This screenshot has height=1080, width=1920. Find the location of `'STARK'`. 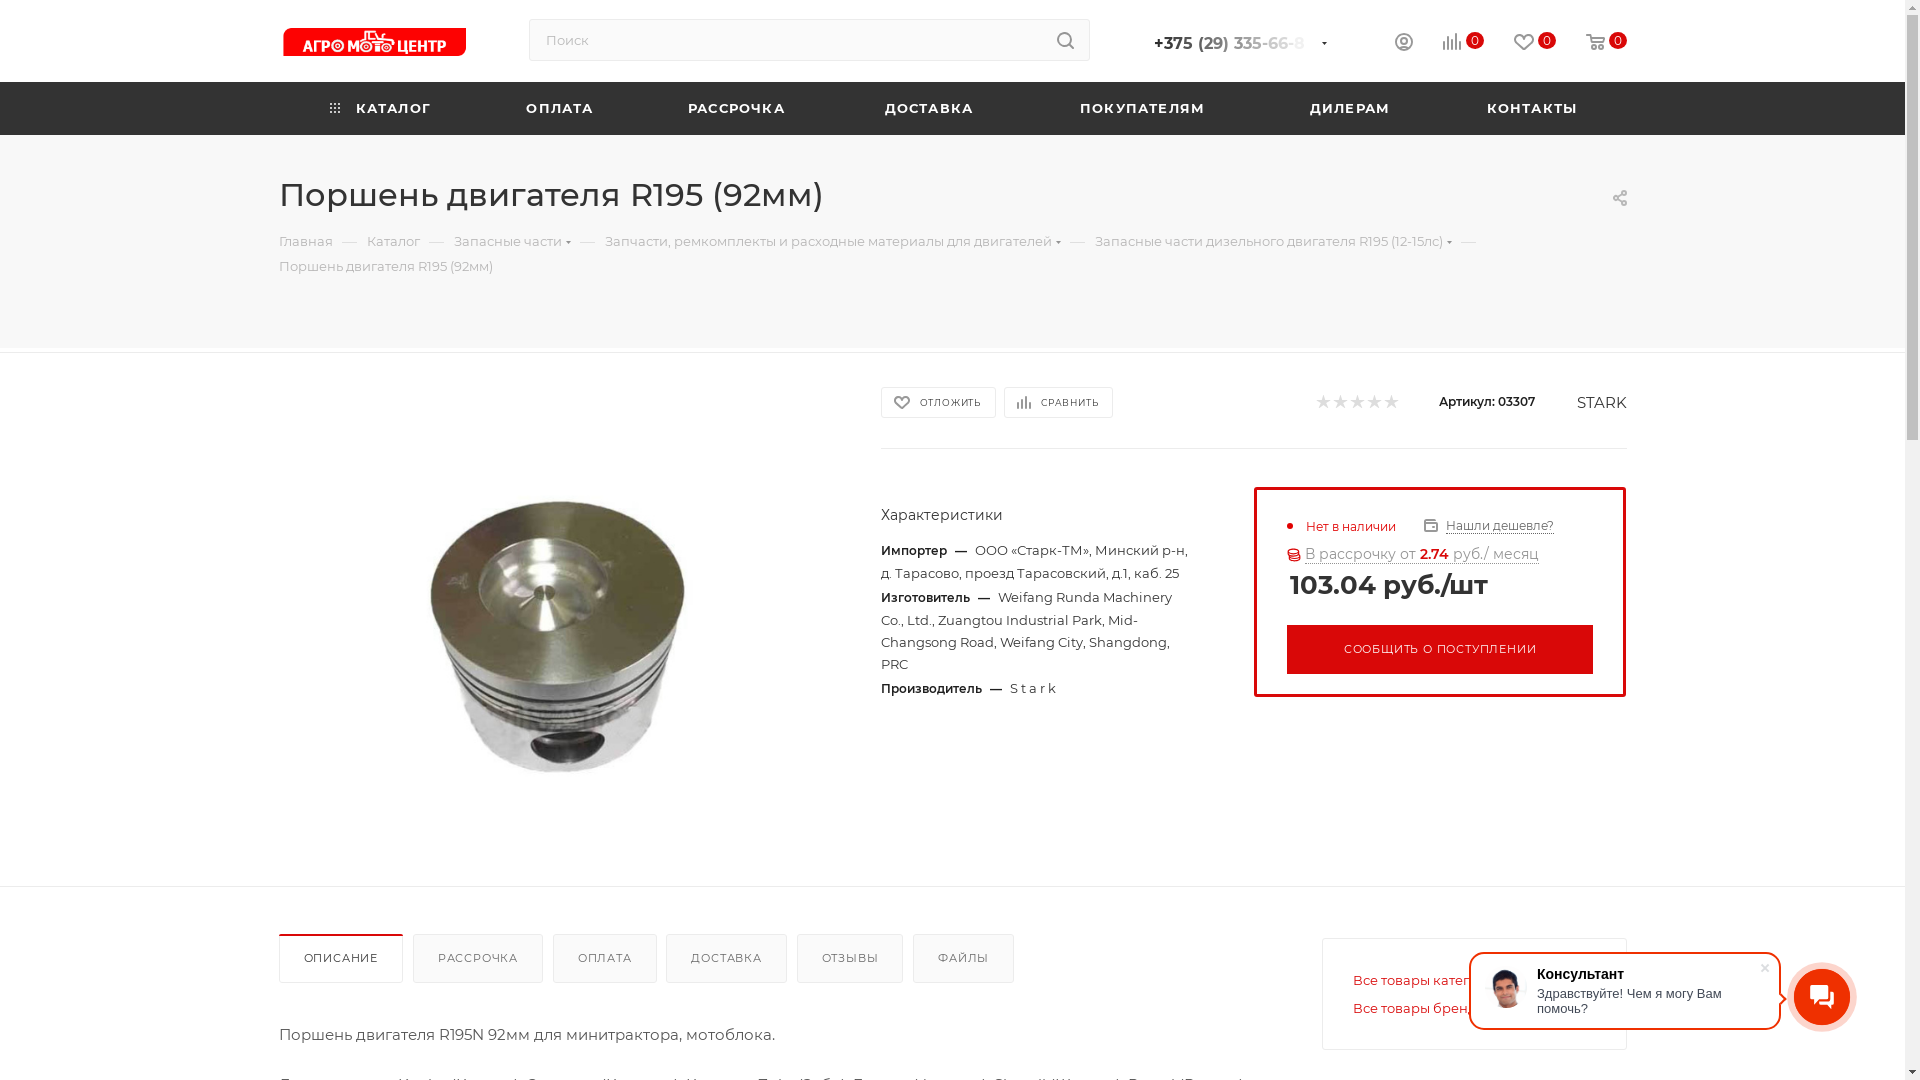

'STARK' is located at coordinates (1601, 402).